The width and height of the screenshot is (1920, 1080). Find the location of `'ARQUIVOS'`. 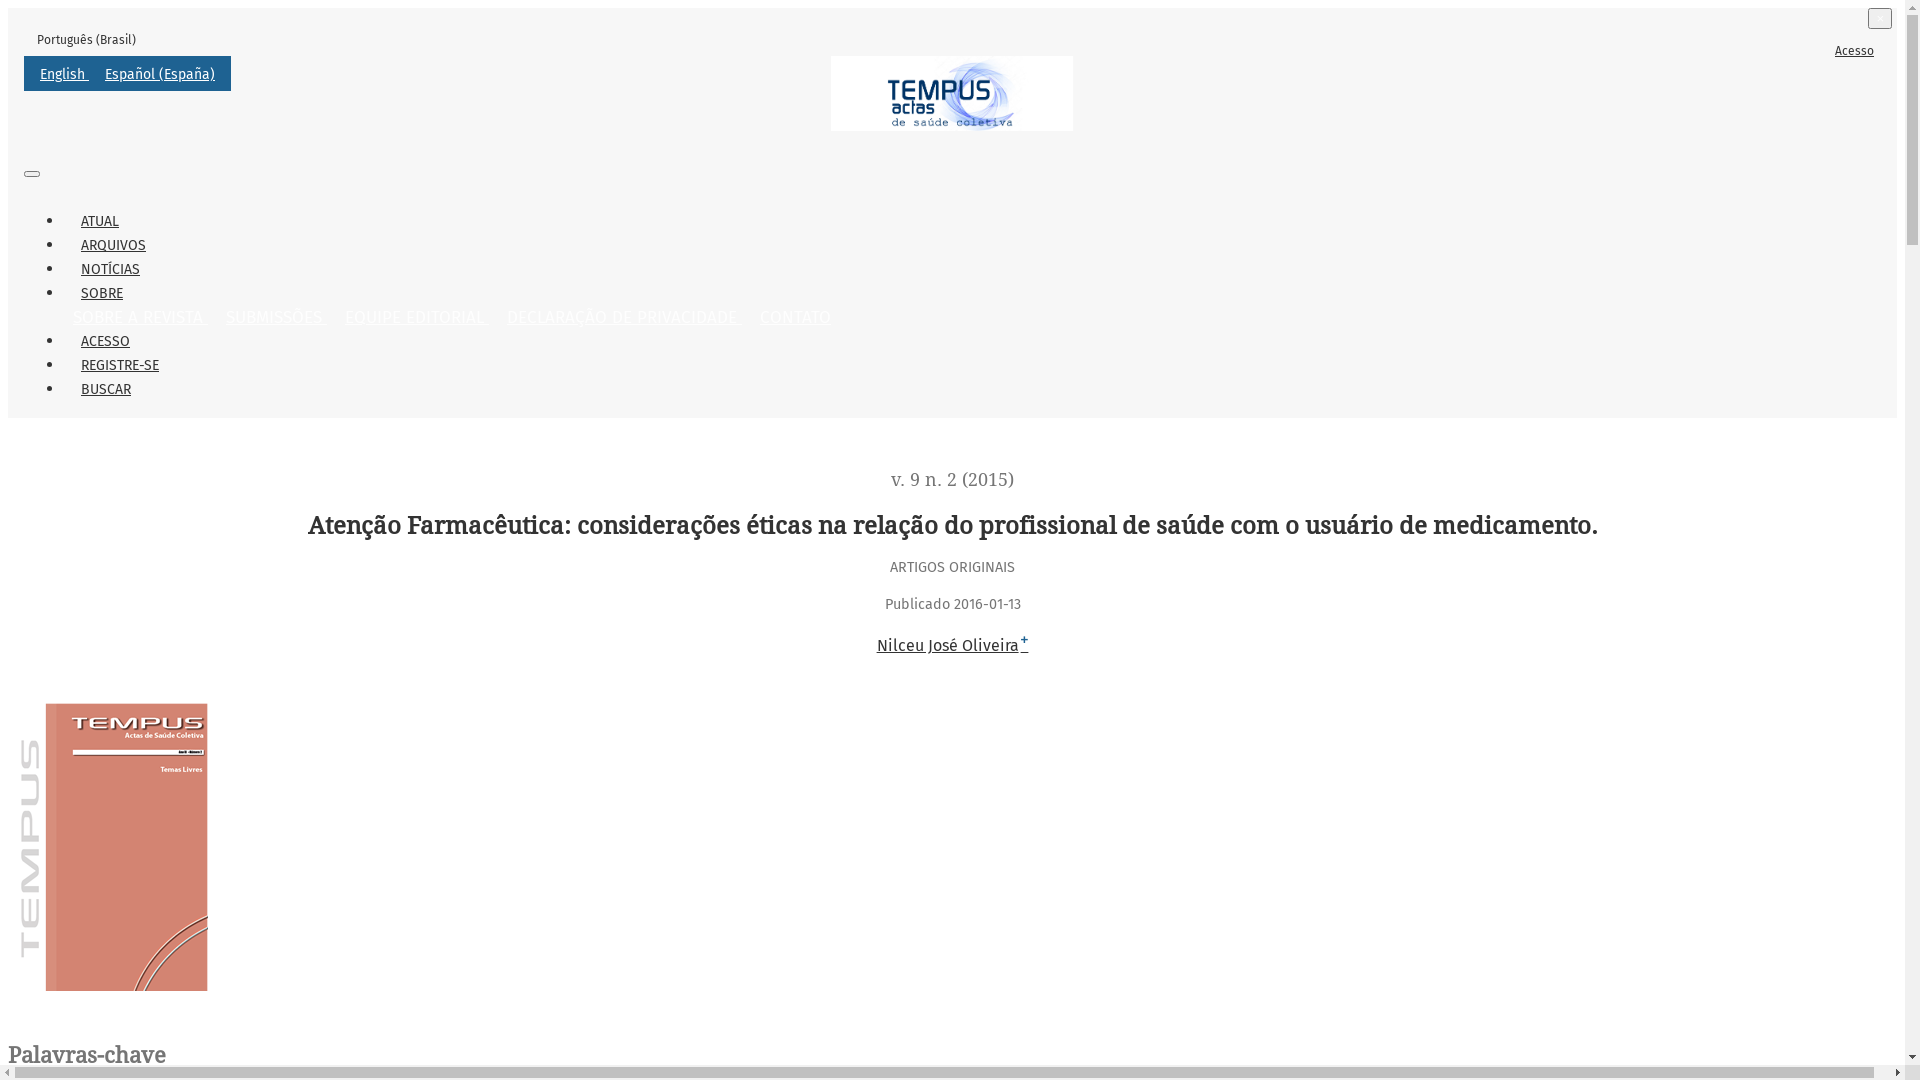

'ARQUIVOS' is located at coordinates (112, 244).